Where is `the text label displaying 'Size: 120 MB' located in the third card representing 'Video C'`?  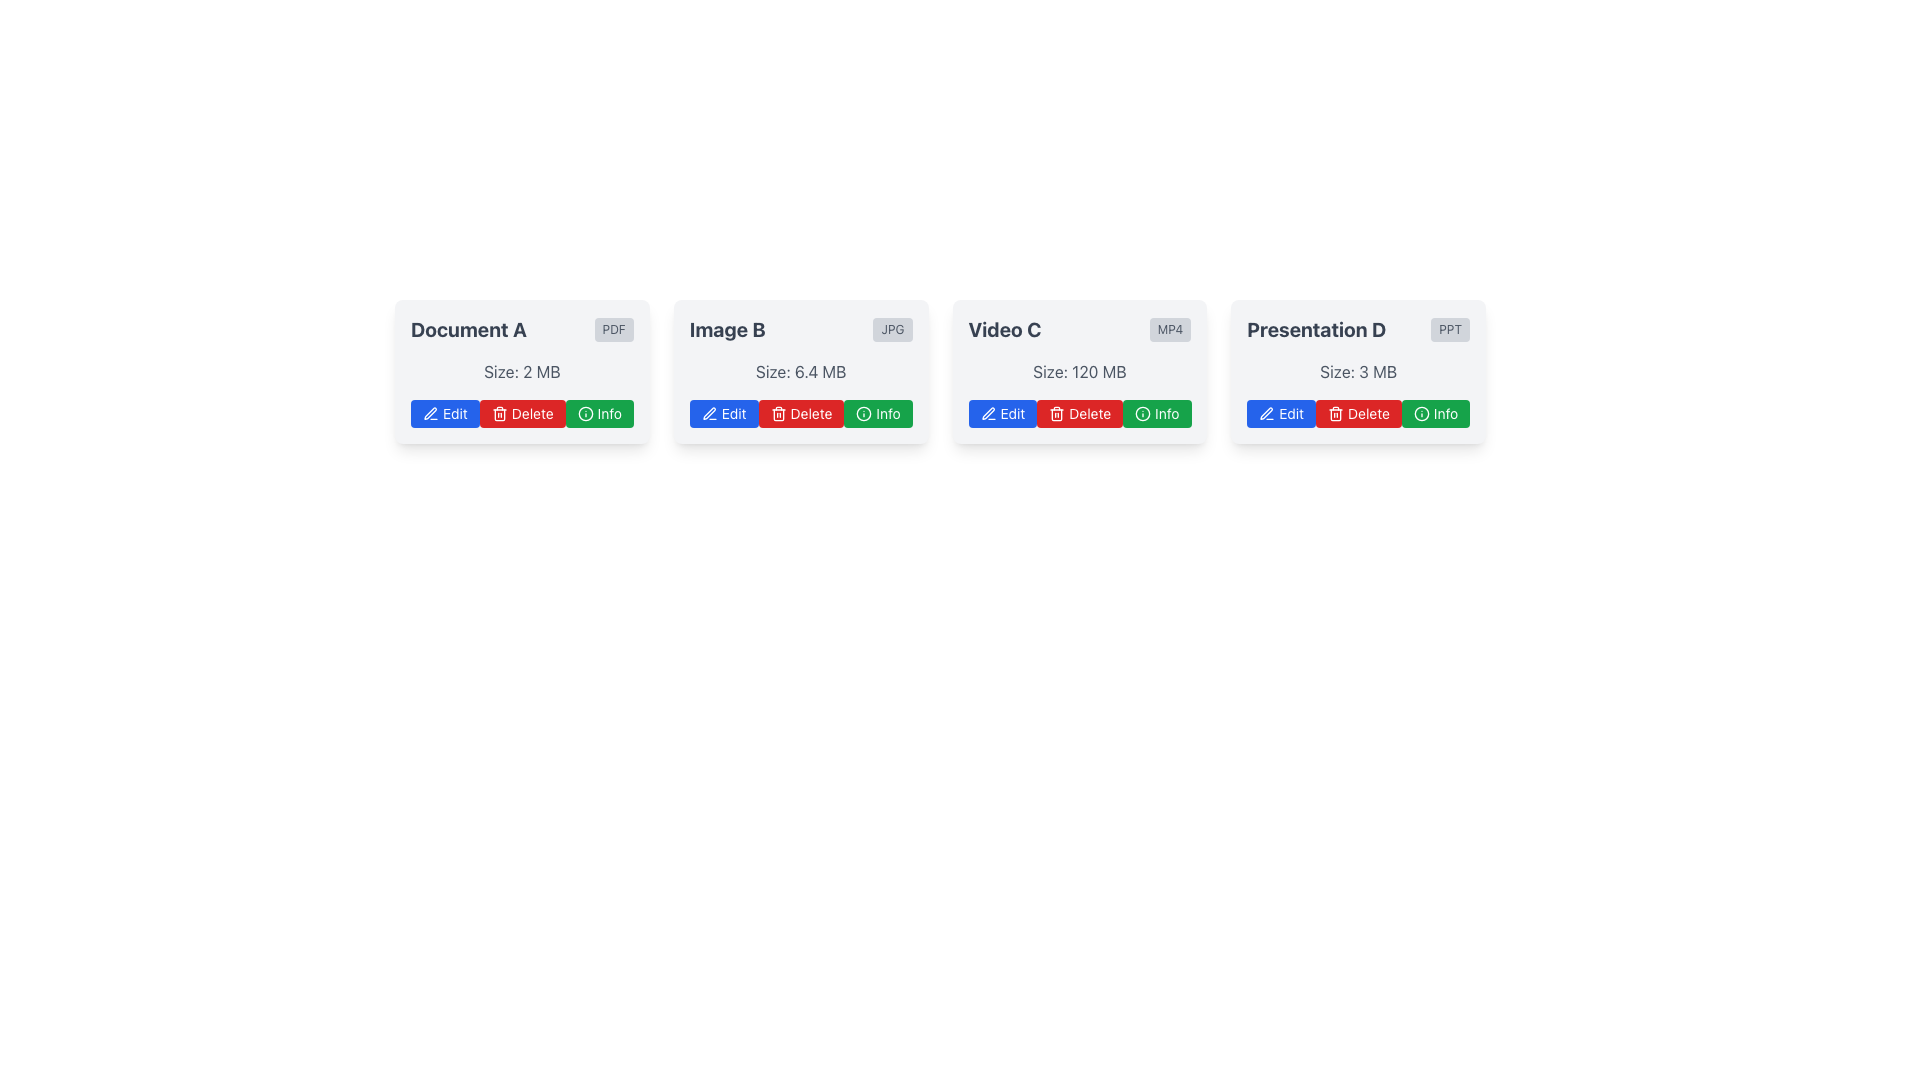 the text label displaying 'Size: 120 MB' located in the third card representing 'Video C' is located at coordinates (1078, 371).